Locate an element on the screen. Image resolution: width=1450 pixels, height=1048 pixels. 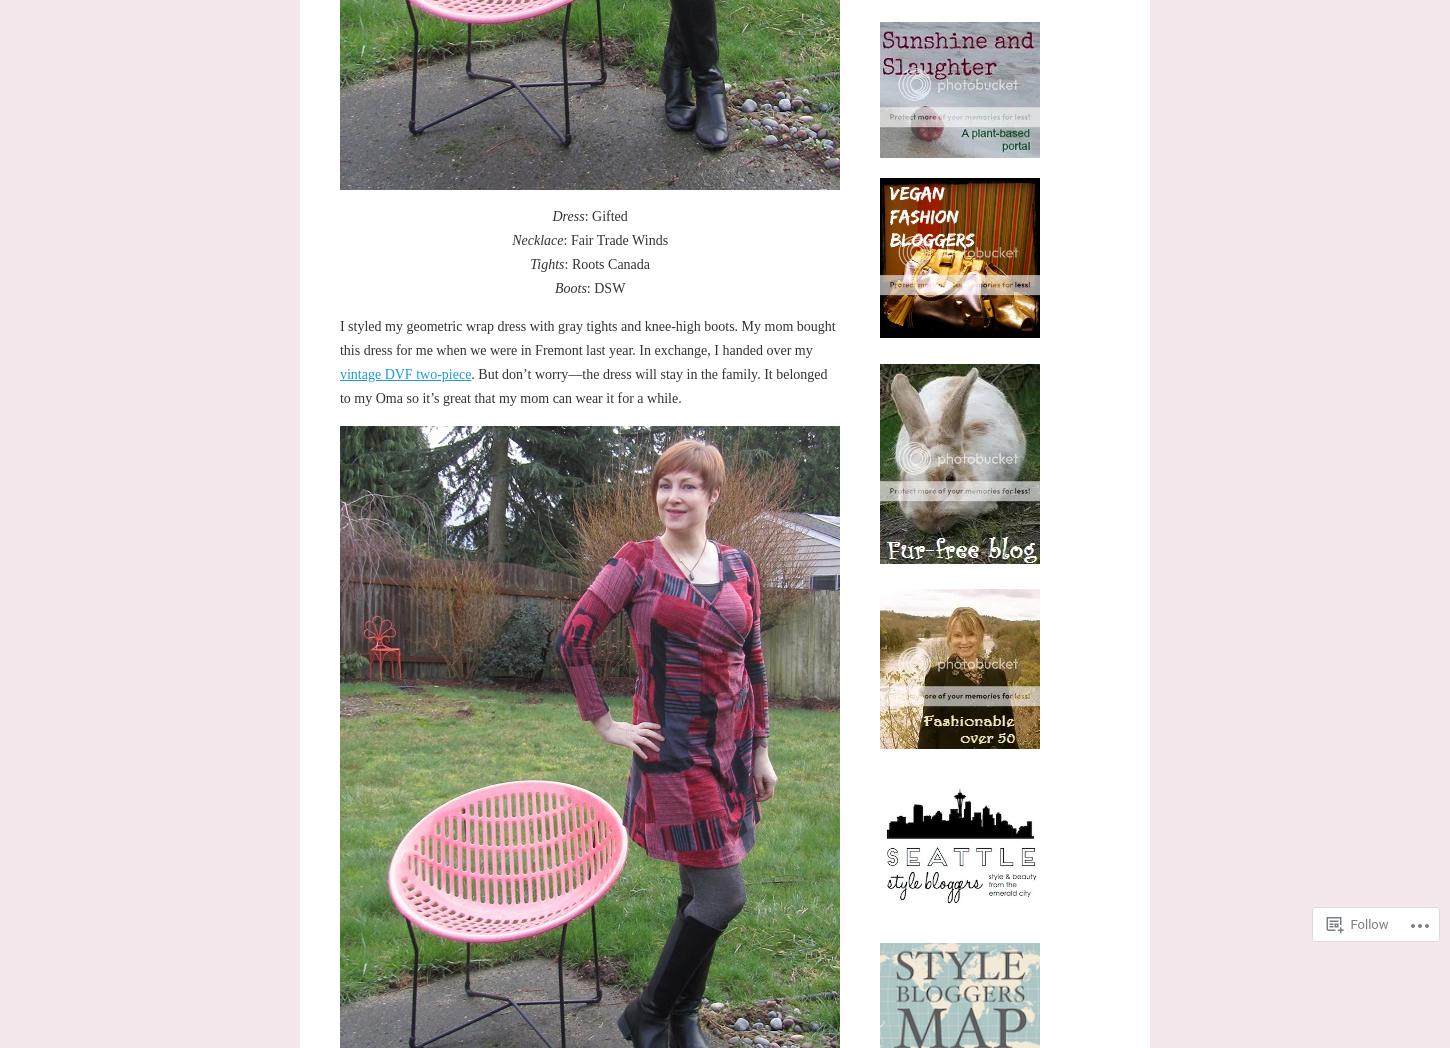
'I styled my geometric wrap dress with gray tights and knee-high boots. My mom bought this dress for me when we were in Fremont last year. In exchange, I handed over my' is located at coordinates (586, 338).